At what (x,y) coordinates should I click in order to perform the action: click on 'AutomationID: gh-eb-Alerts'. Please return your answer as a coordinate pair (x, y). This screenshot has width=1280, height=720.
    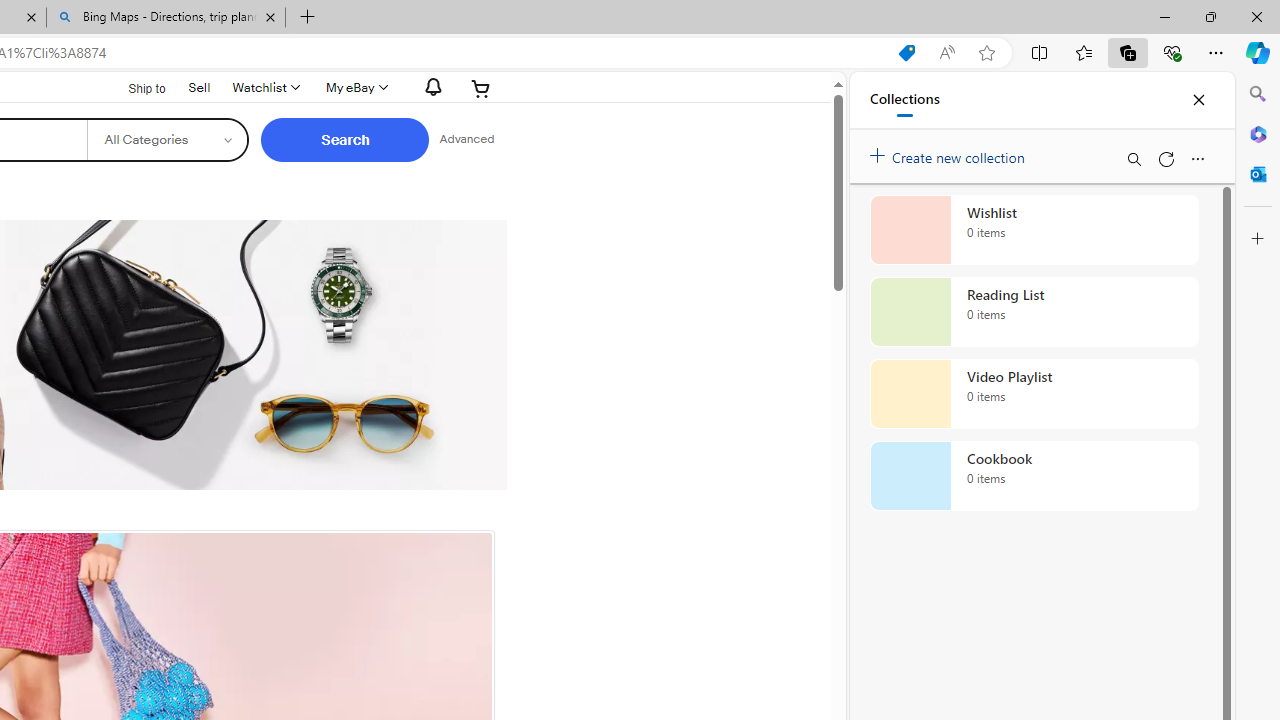
    Looking at the image, I should click on (429, 86).